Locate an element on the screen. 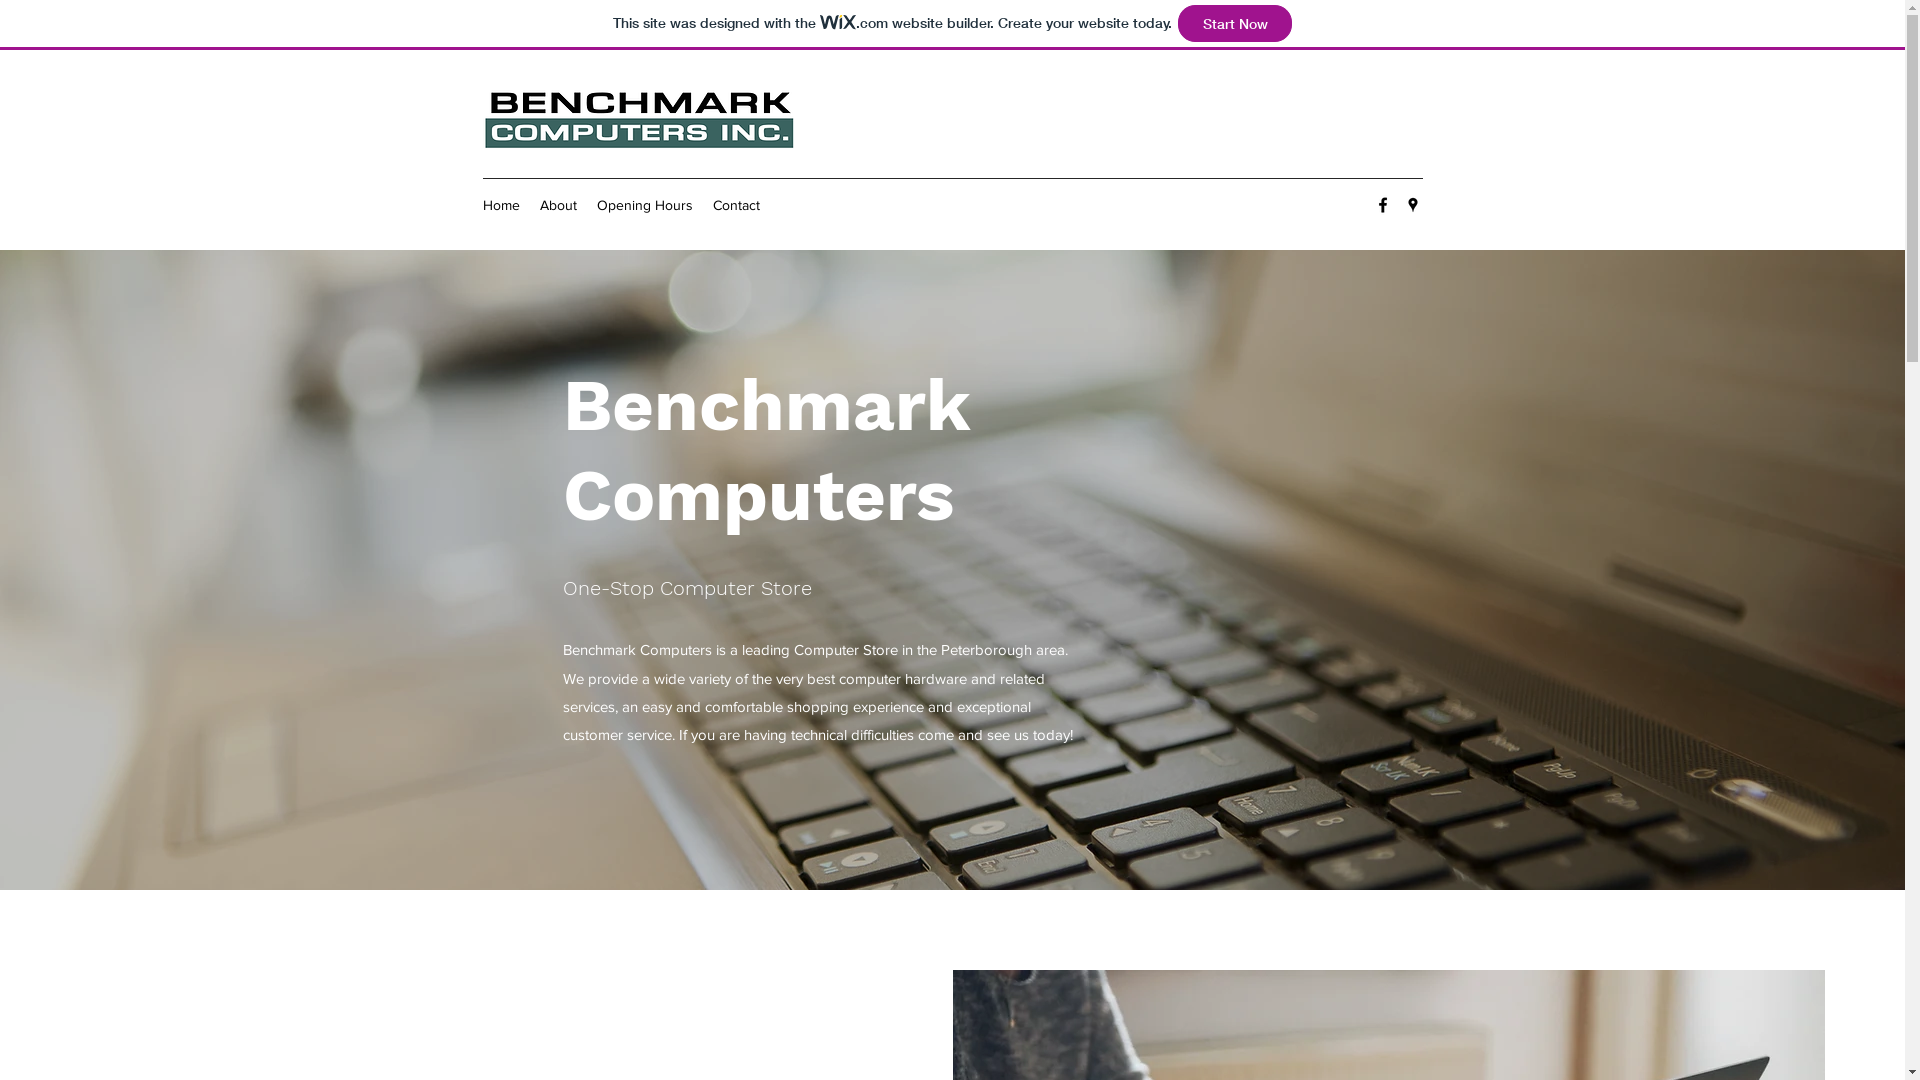 This screenshot has width=1920, height=1080. 'Contact' is located at coordinates (734, 204).